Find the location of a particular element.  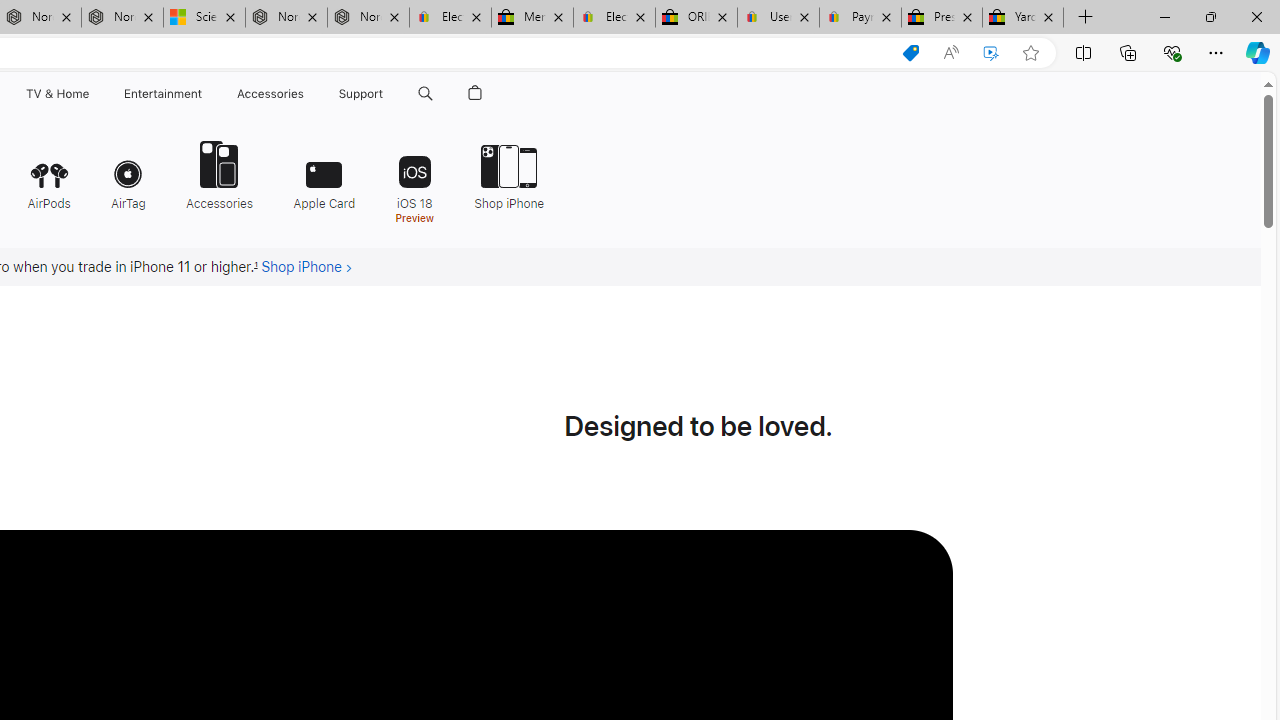

'Accessories' is located at coordinates (219, 172).